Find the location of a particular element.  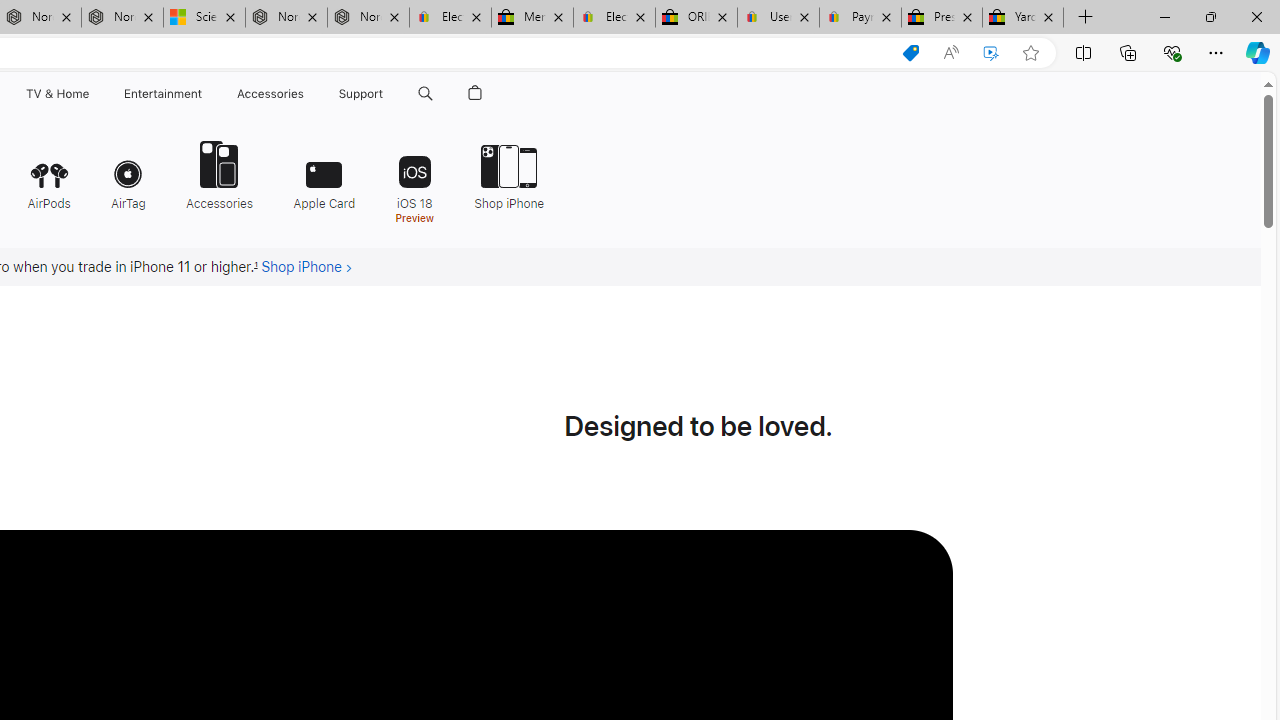

'Accessories' is located at coordinates (219, 172).